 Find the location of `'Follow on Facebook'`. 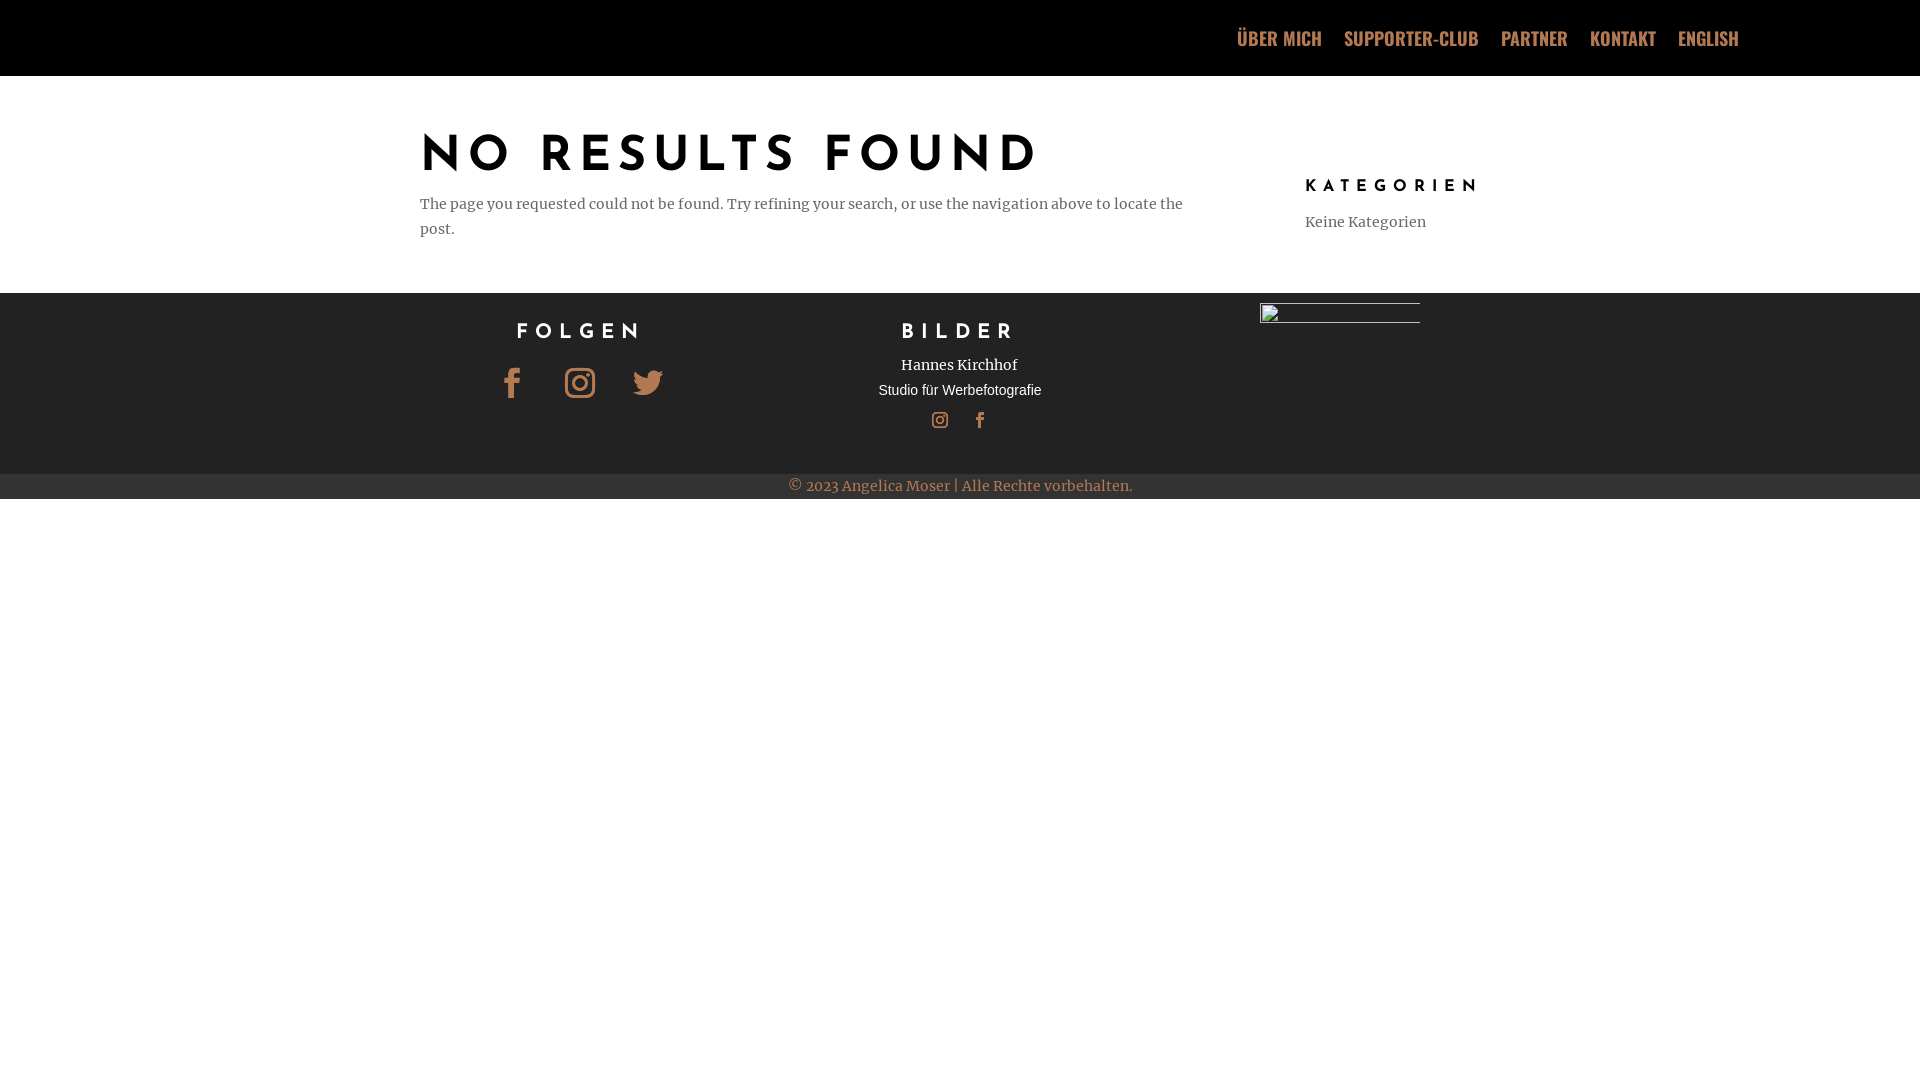

'Follow on Facebook' is located at coordinates (979, 419).